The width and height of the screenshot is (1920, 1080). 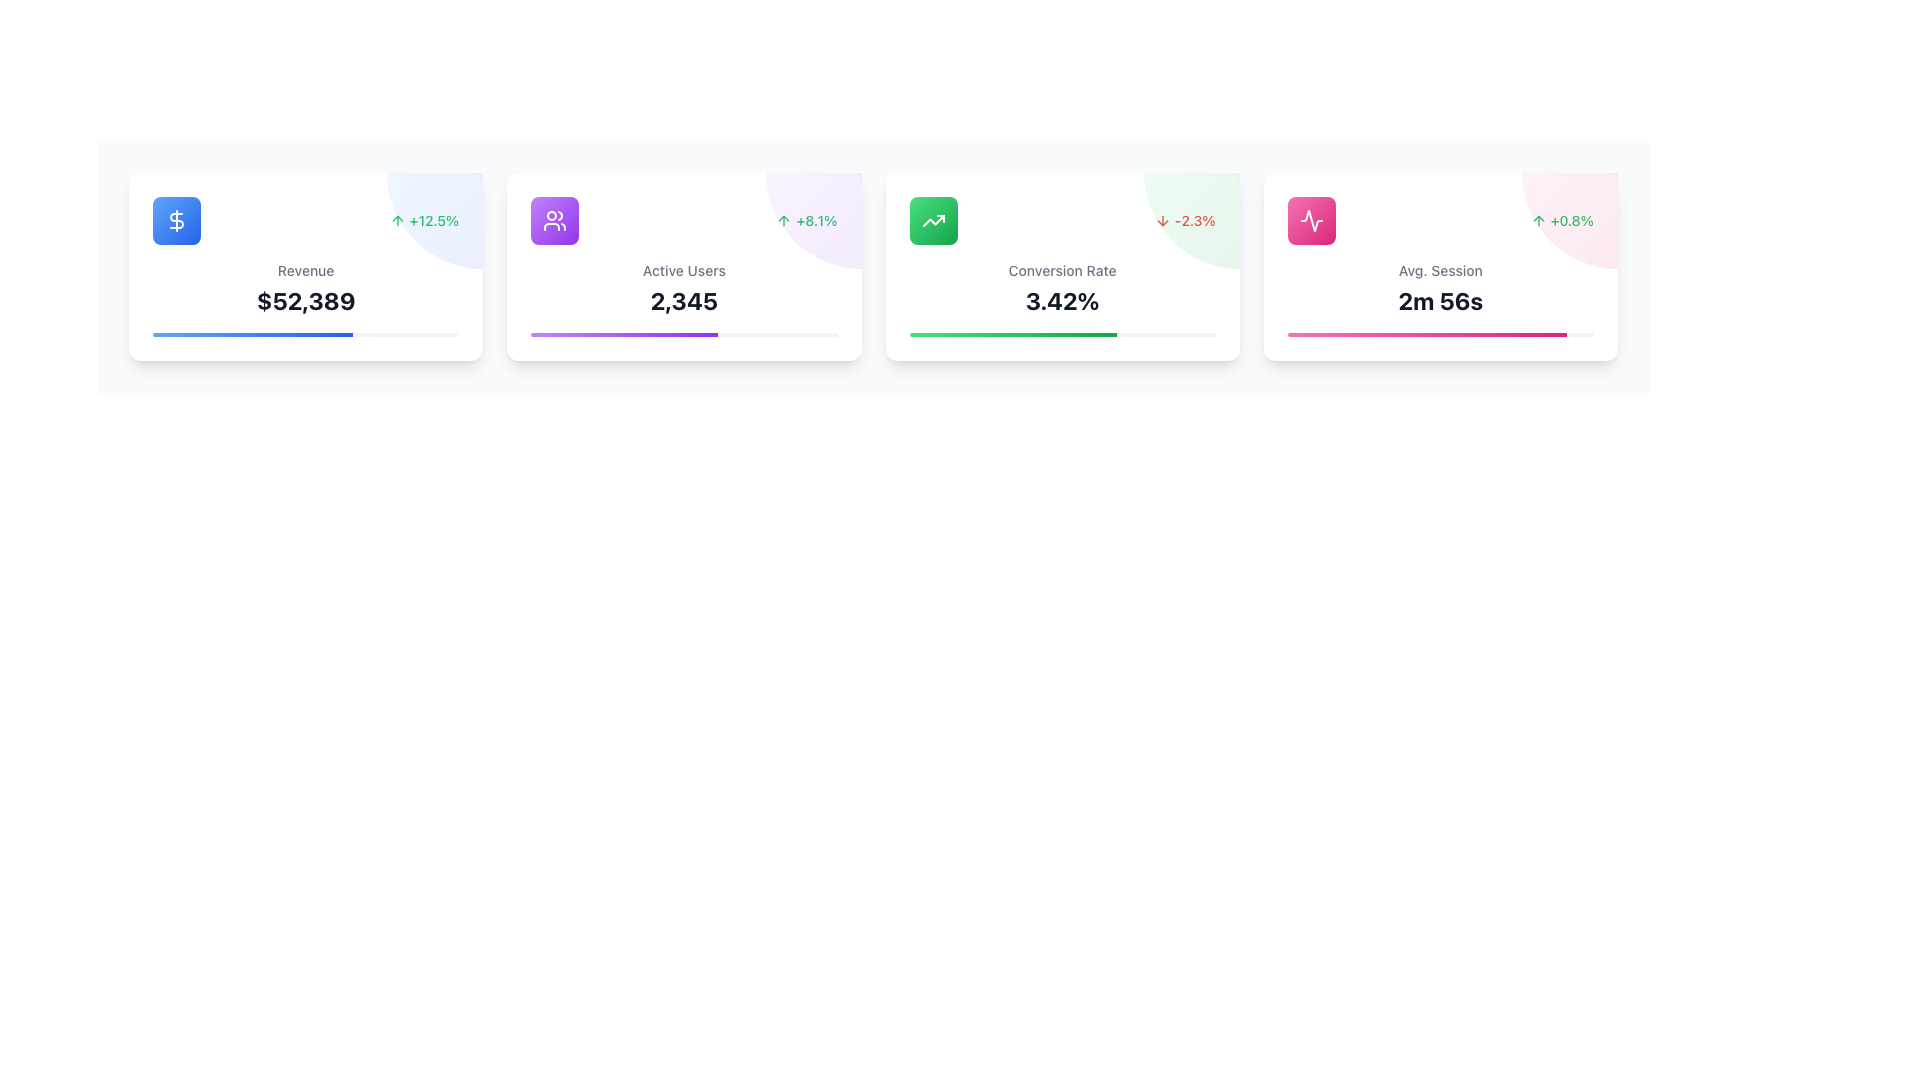 I want to click on electrocardiogram icon with a gradient background in the upper-left corner of the fourth metric card for 'Avg. Session', so click(x=1311, y=220).